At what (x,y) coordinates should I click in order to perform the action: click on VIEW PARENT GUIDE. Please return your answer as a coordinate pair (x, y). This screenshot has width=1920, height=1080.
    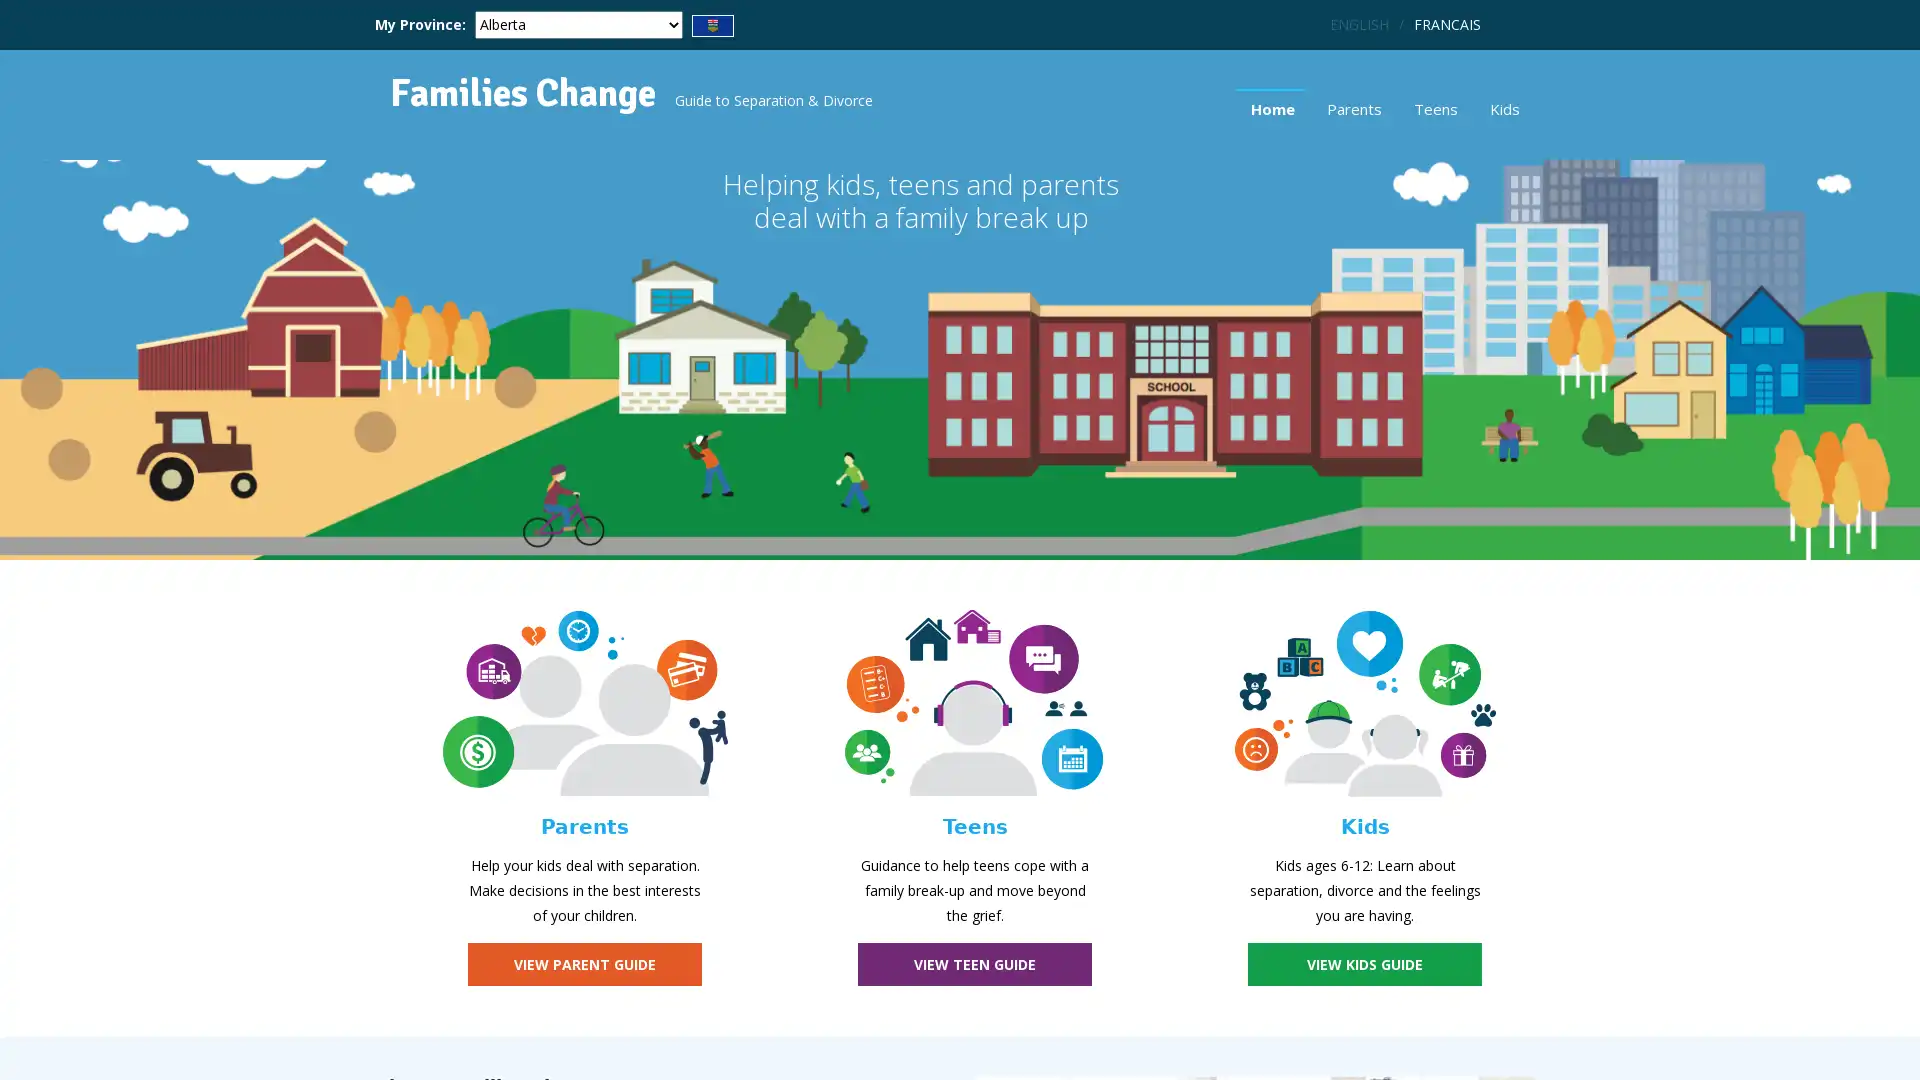
    Looking at the image, I should click on (584, 963).